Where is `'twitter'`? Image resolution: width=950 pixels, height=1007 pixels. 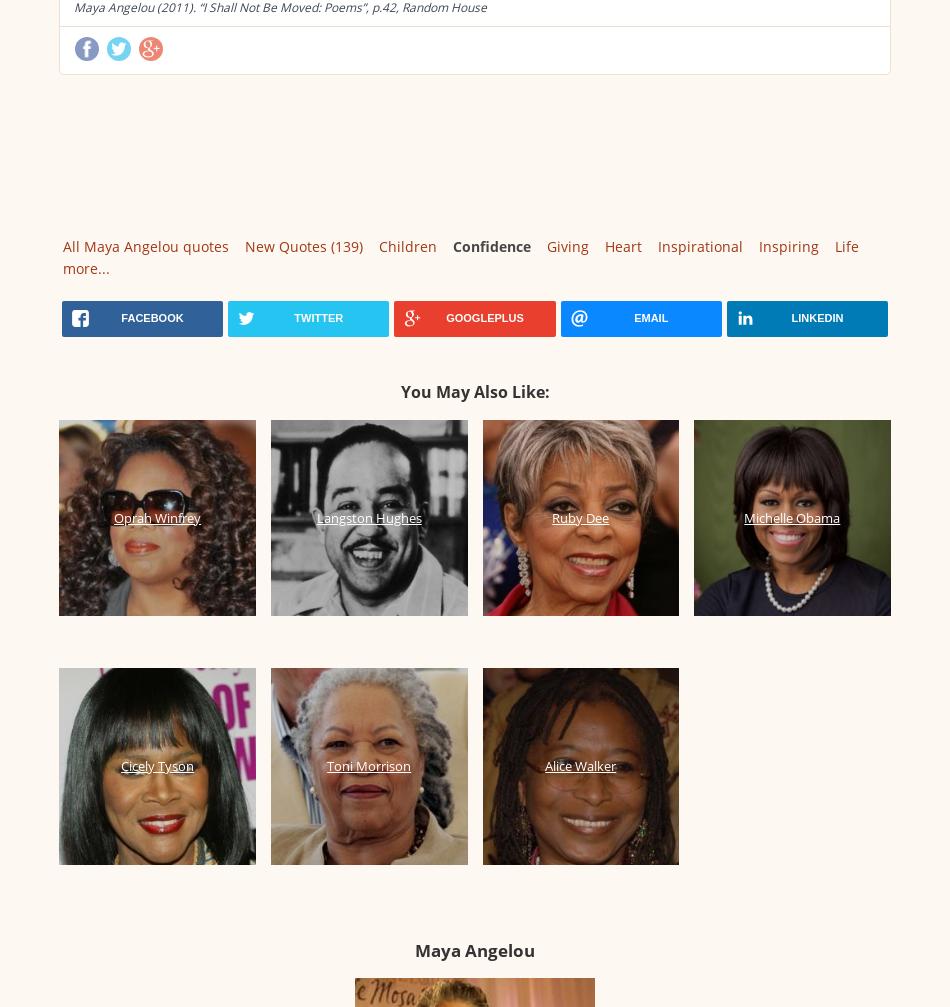 'twitter' is located at coordinates (317, 318).